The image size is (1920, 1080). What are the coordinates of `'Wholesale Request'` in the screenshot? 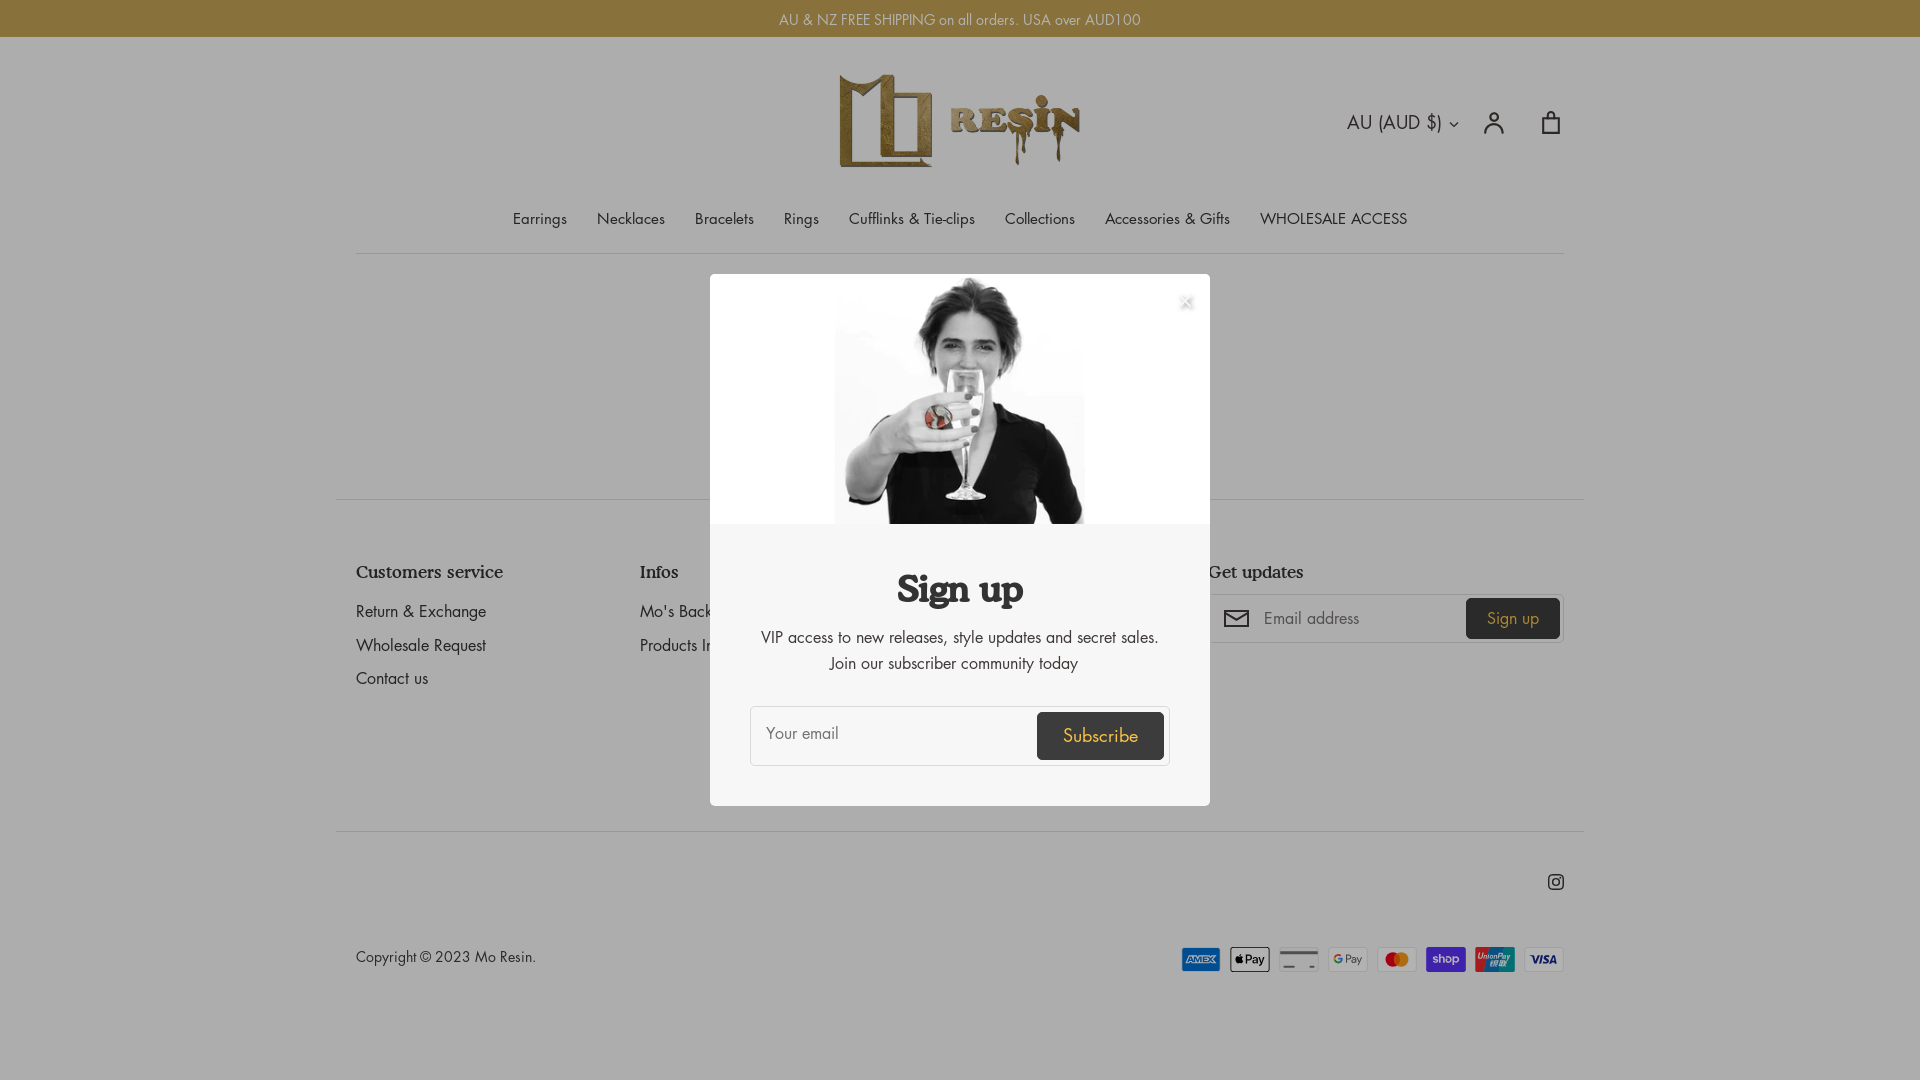 It's located at (355, 645).